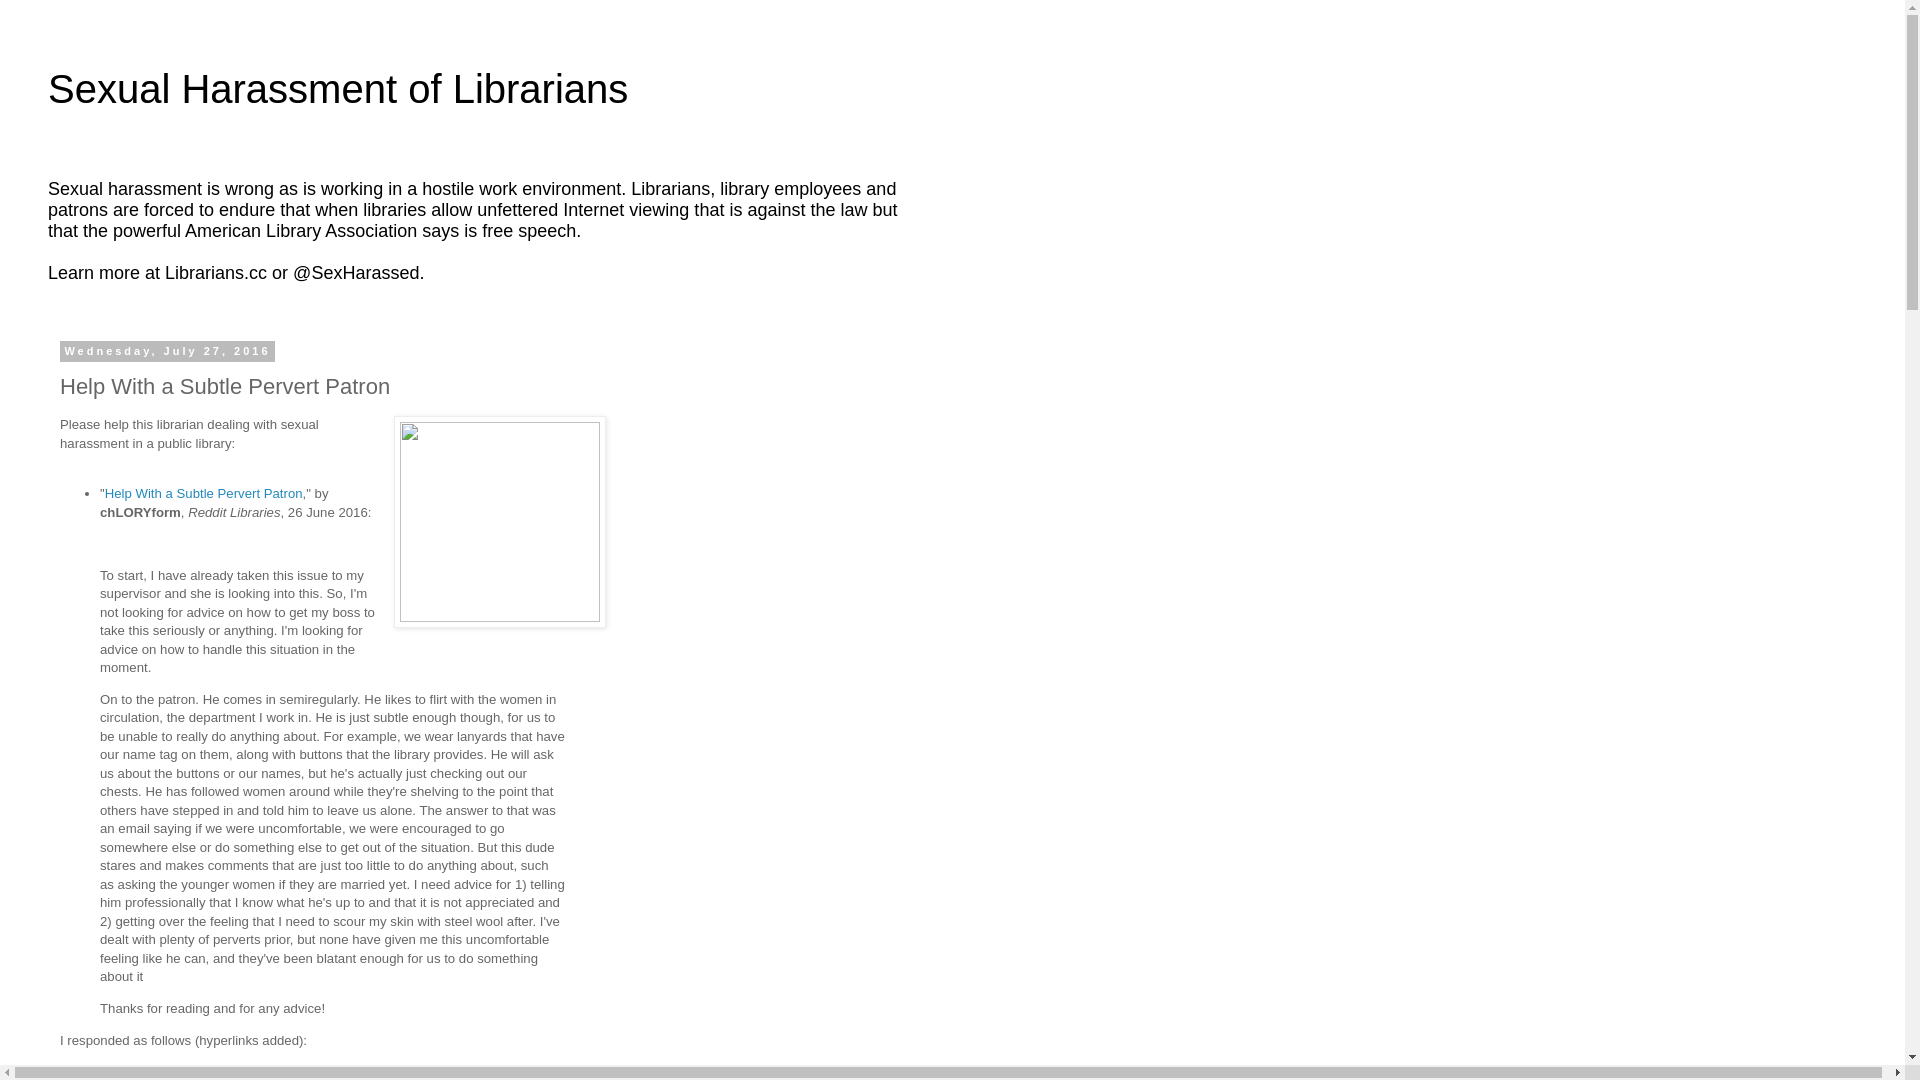 This screenshot has width=1920, height=1080. I want to click on 'Help With a Subtle Pervert Patron', so click(203, 493).